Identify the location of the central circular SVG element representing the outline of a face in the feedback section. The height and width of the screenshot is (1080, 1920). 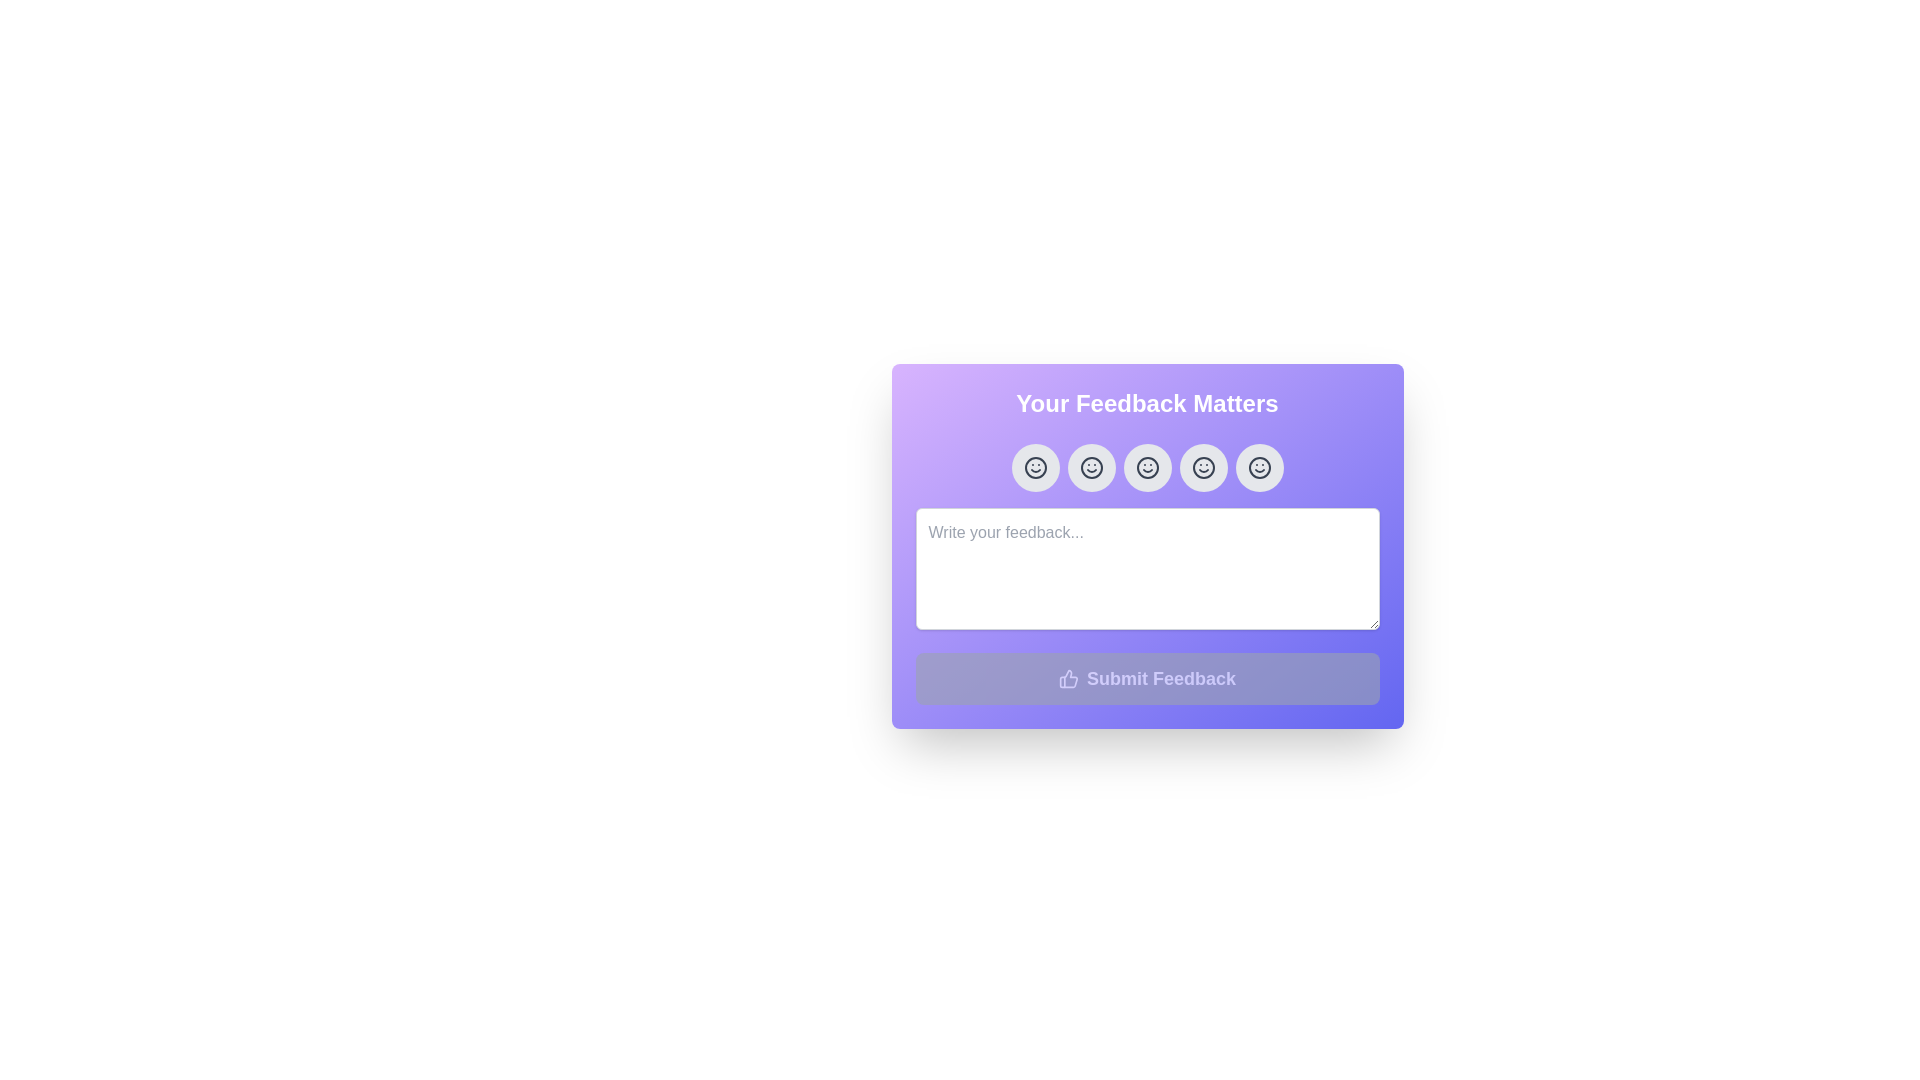
(1202, 467).